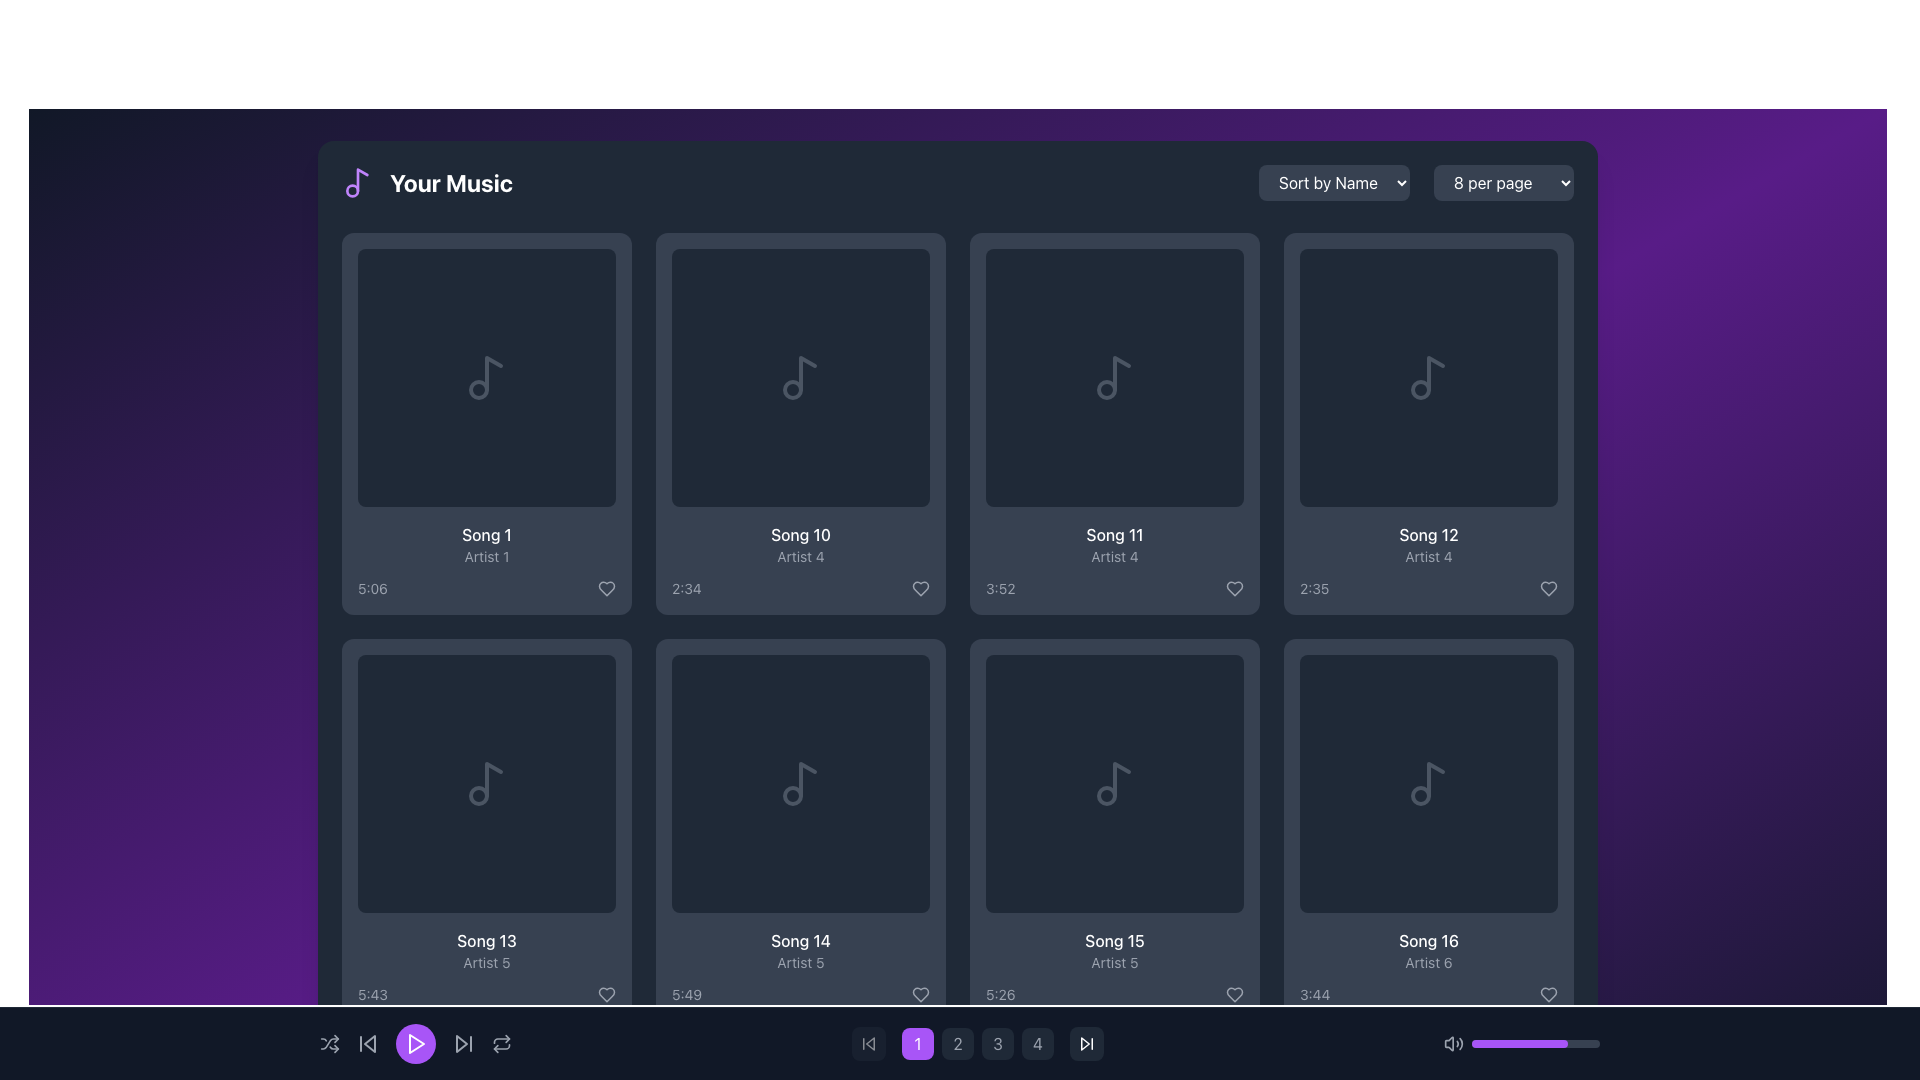  What do you see at coordinates (463, 1043) in the screenshot?
I see `the sixth button from the left` at bounding box center [463, 1043].